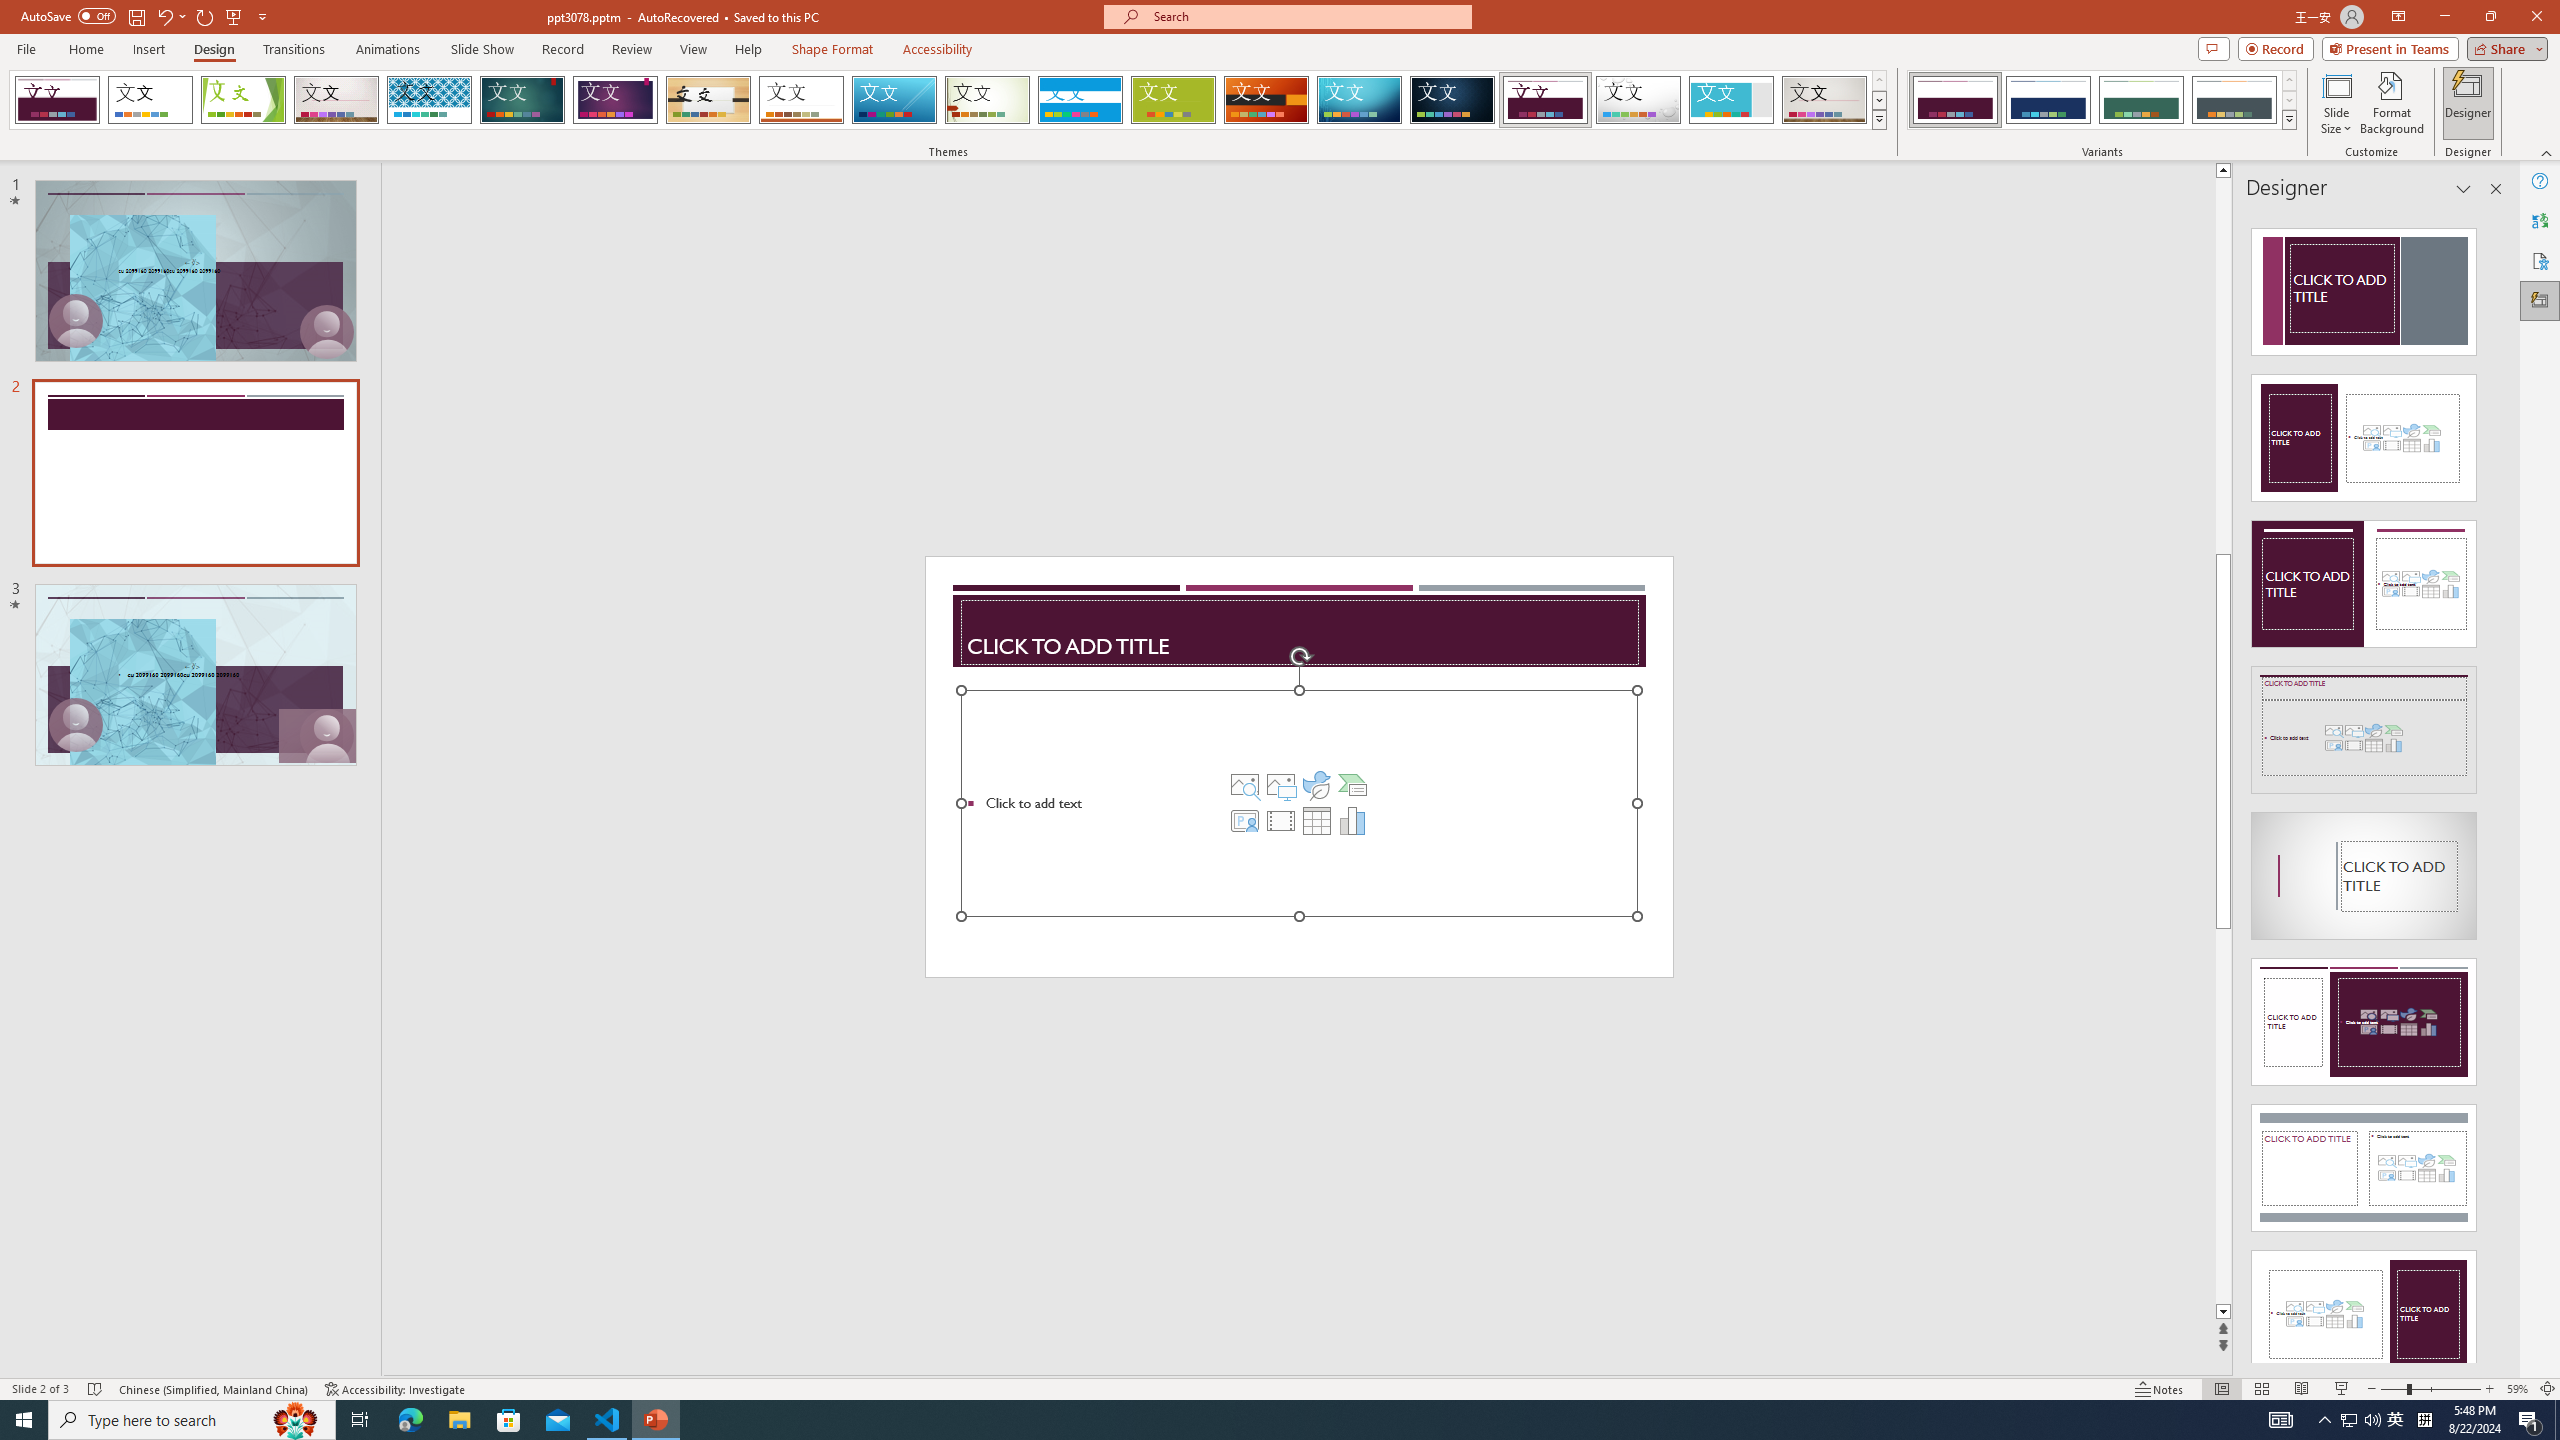 Image resolution: width=2560 pixels, height=1440 pixels. What do you see at coordinates (947, 99) in the screenshot?
I see `'AutomationID: SlideThemesGallery'` at bounding box center [947, 99].